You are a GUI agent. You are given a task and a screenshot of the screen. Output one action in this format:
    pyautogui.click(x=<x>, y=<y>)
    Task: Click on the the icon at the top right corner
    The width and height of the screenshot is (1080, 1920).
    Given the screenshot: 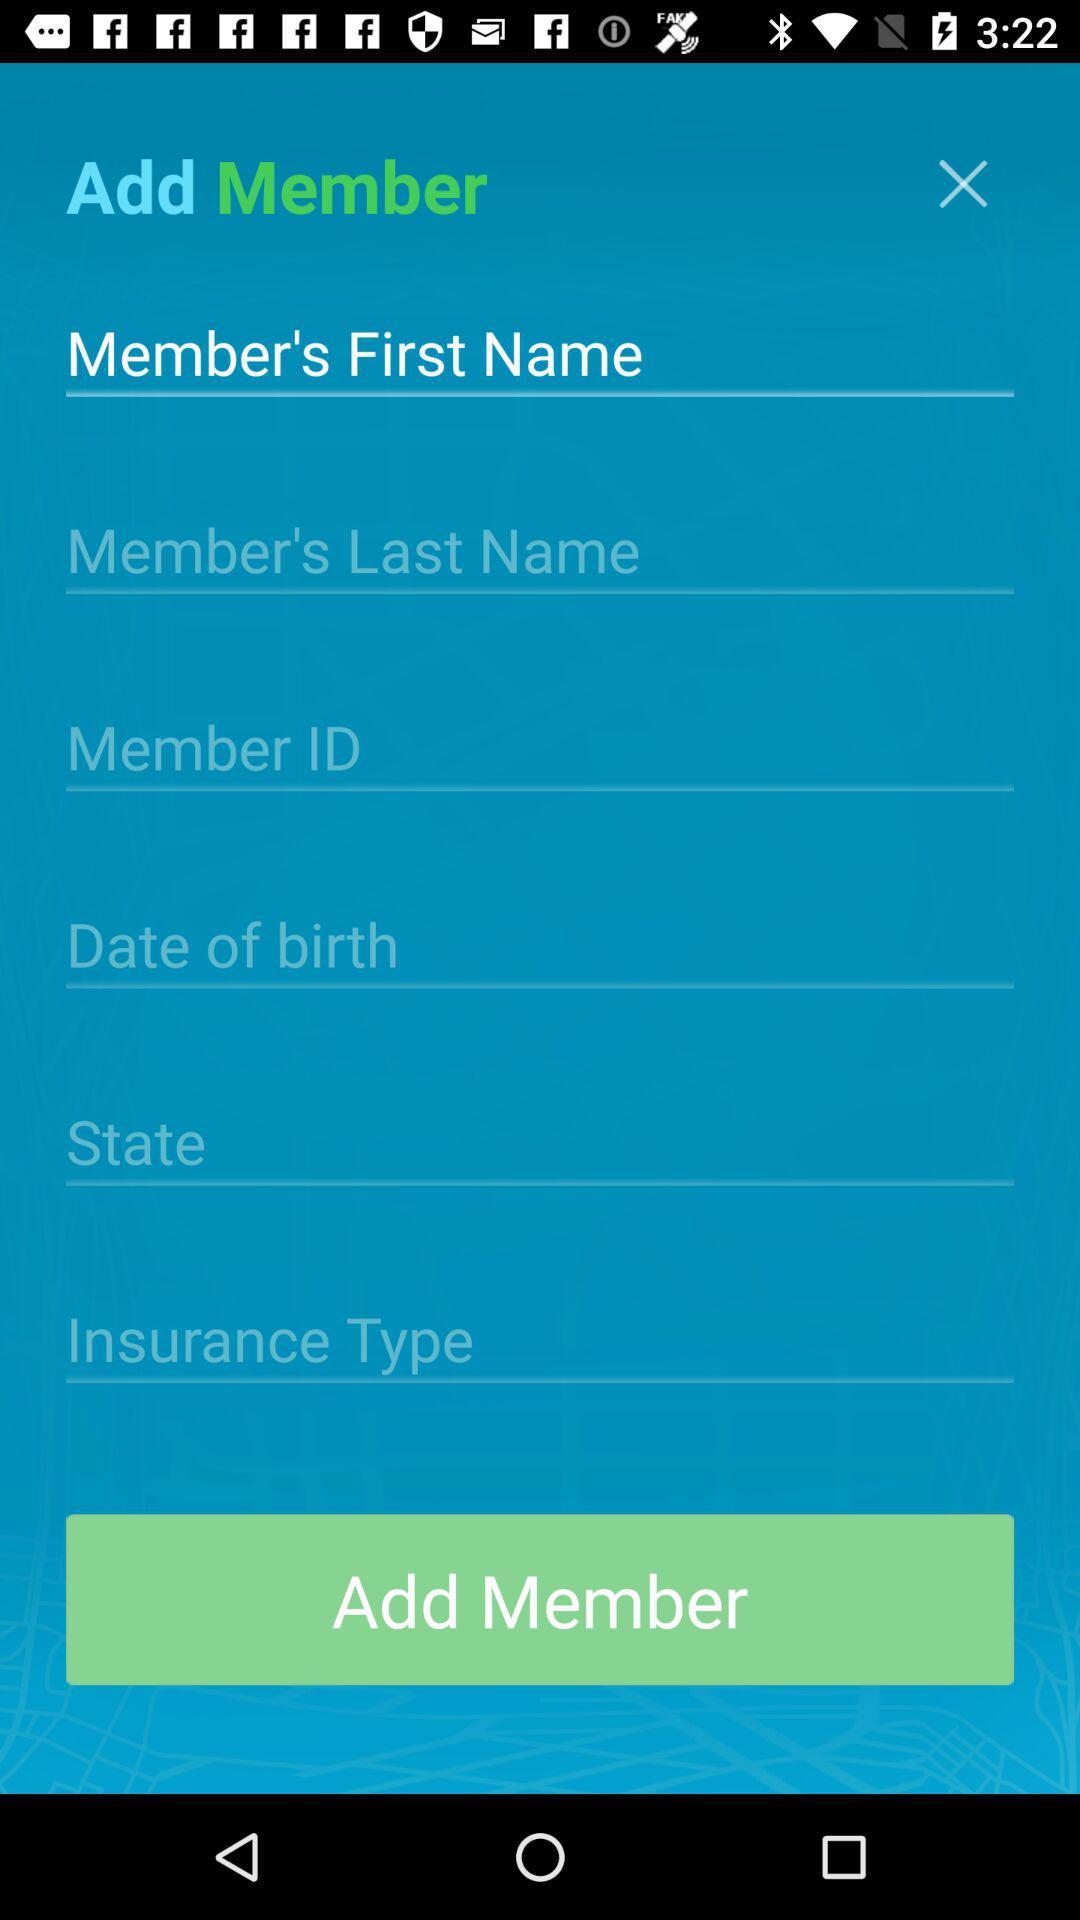 What is the action you would take?
    pyautogui.click(x=962, y=183)
    